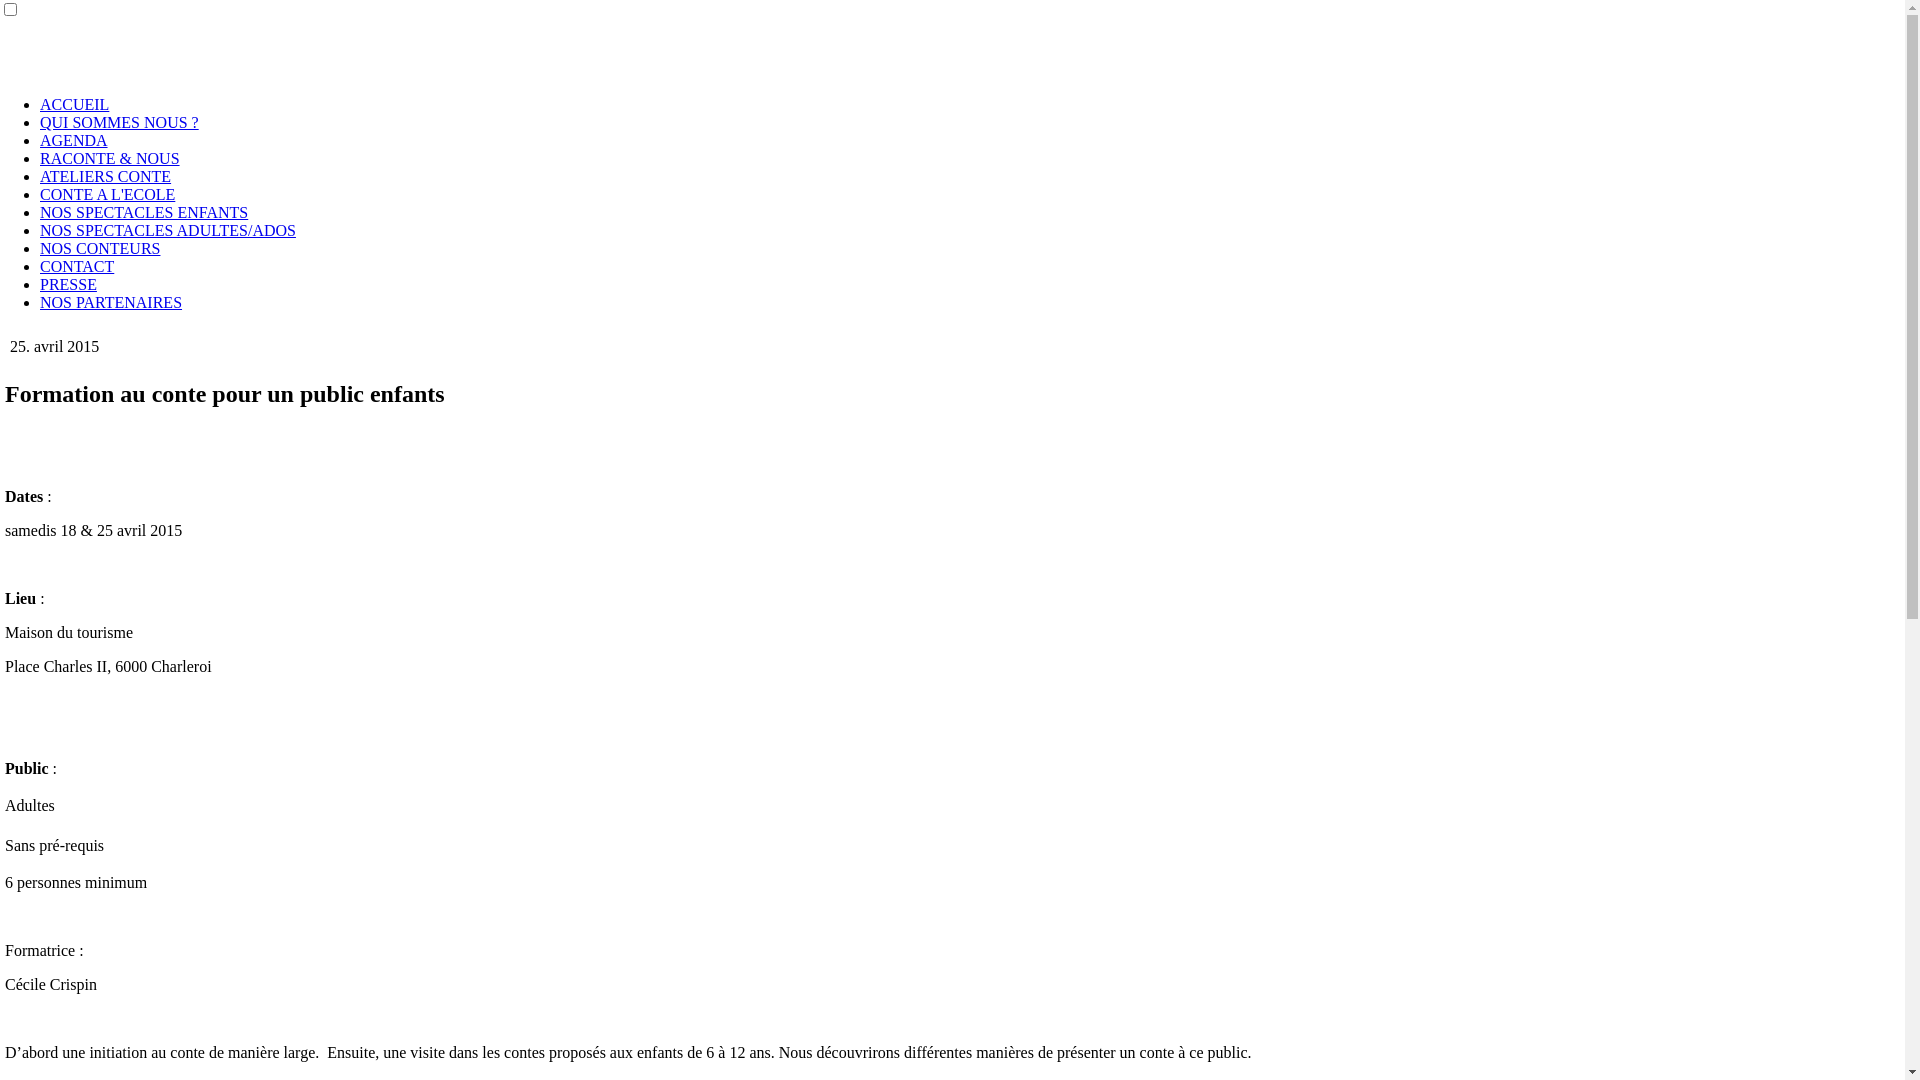  Describe the element at coordinates (39, 265) in the screenshot. I see `'CONTACT'` at that location.